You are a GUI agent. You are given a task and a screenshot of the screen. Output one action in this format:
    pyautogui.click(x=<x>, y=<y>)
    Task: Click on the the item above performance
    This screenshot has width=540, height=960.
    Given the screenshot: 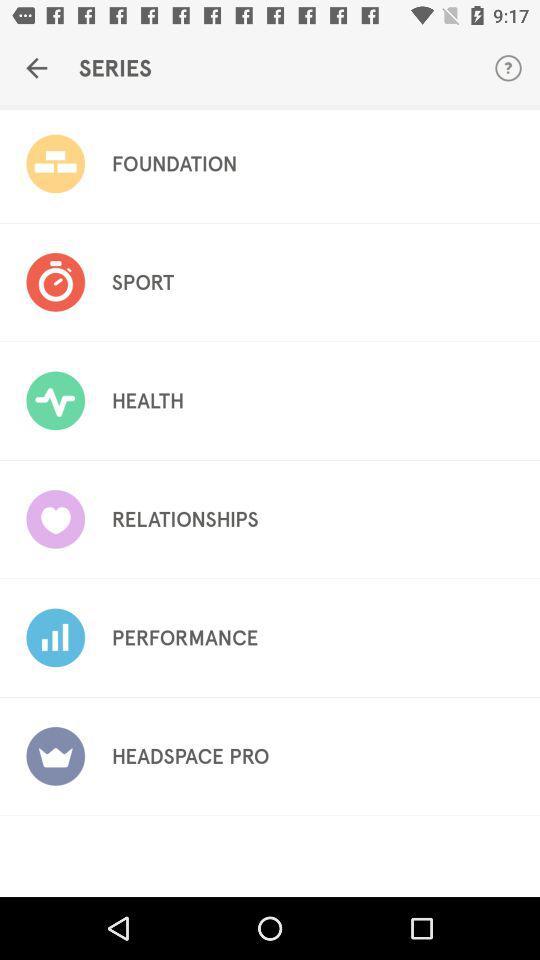 What is the action you would take?
    pyautogui.click(x=185, y=518)
    